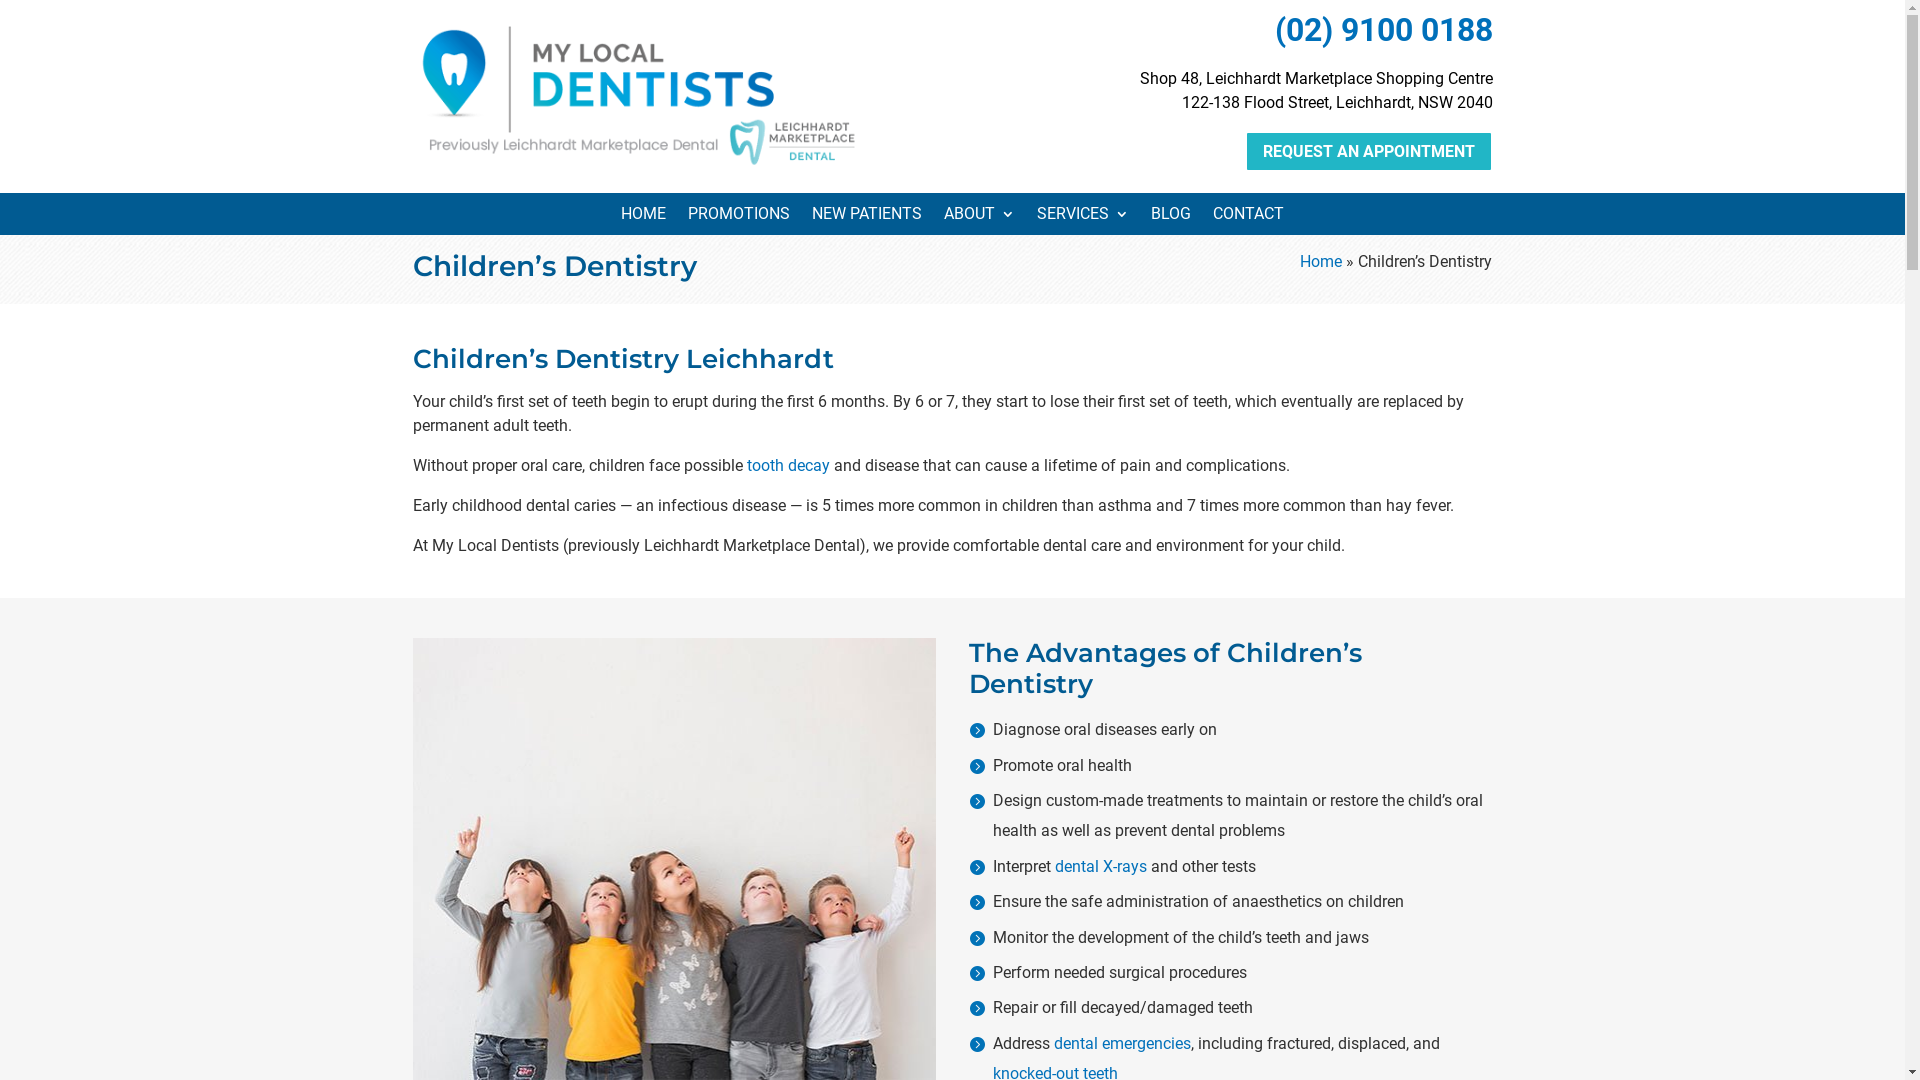 The width and height of the screenshot is (1920, 1080). What do you see at coordinates (1171, 218) in the screenshot?
I see `'BLOG'` at bounding box center [1171, 218].